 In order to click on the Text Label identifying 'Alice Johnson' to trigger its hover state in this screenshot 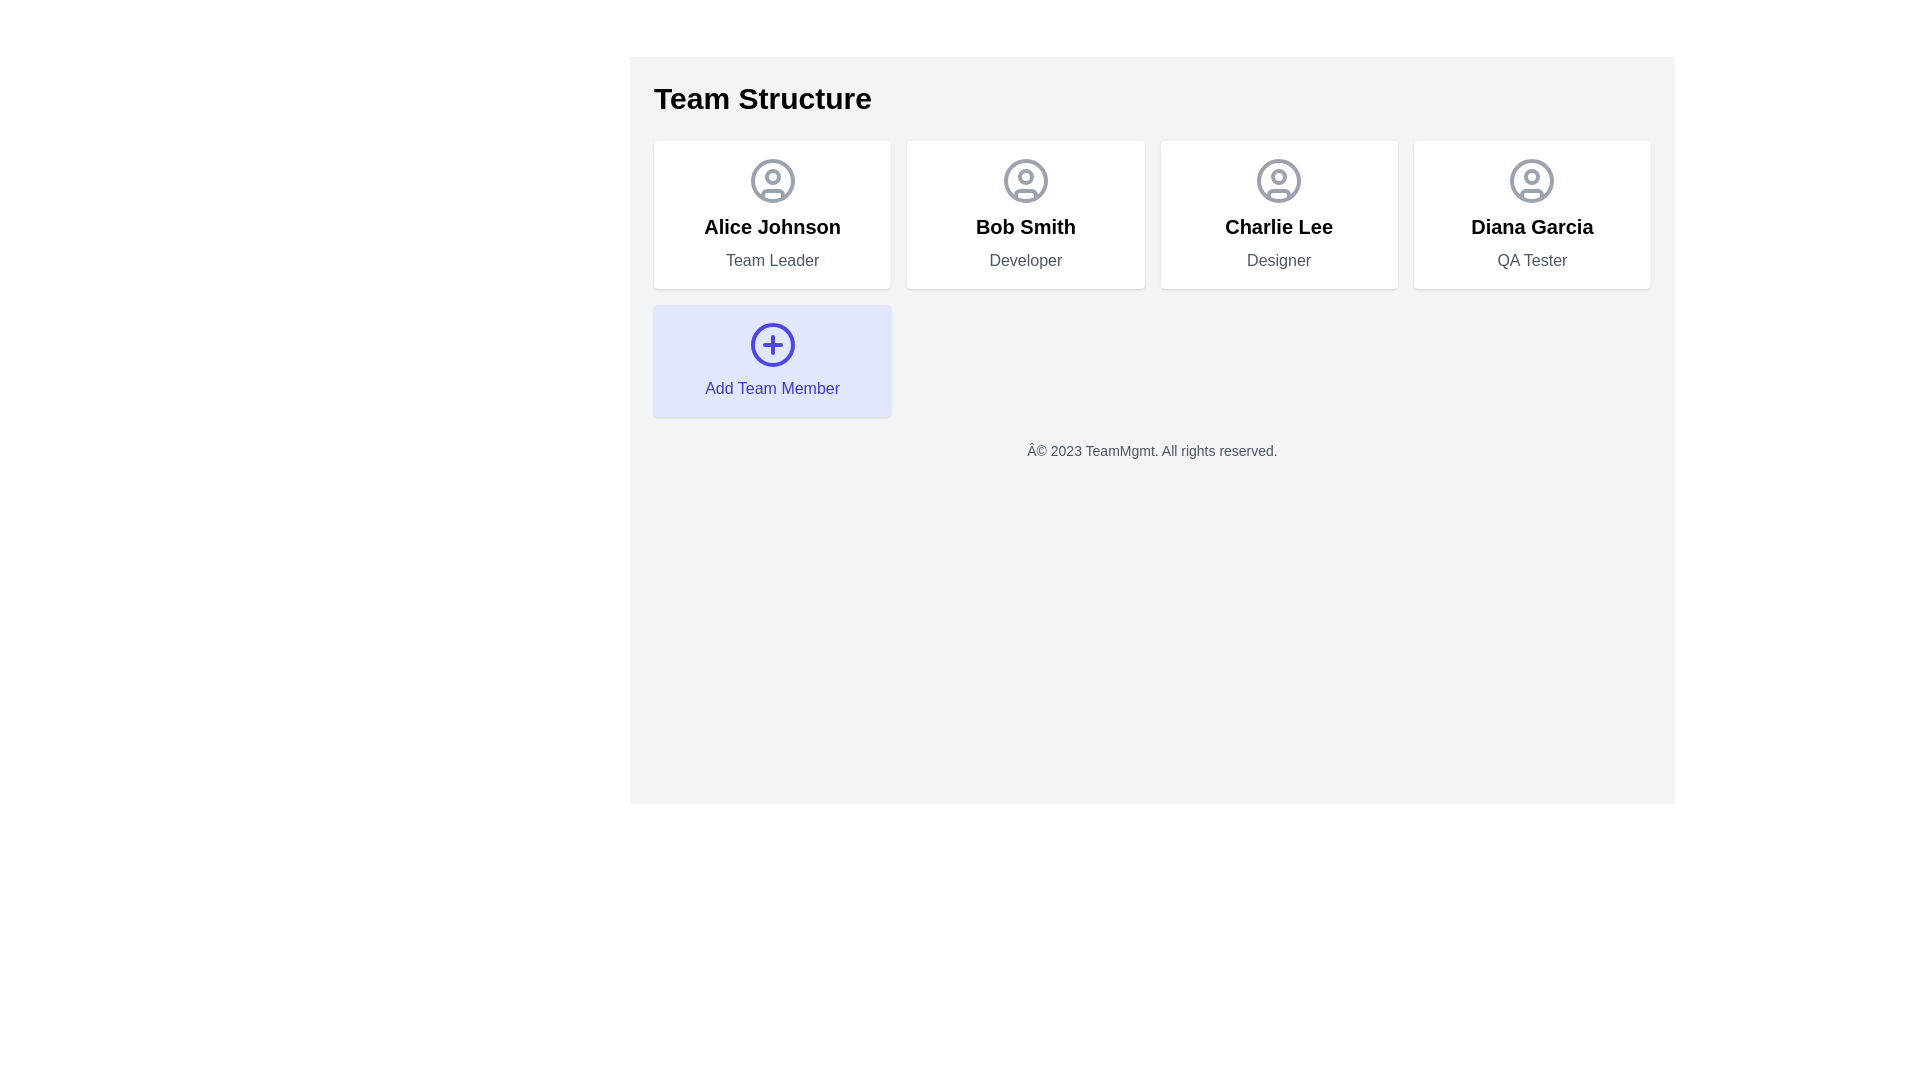, I will do `click(771, 226)`.